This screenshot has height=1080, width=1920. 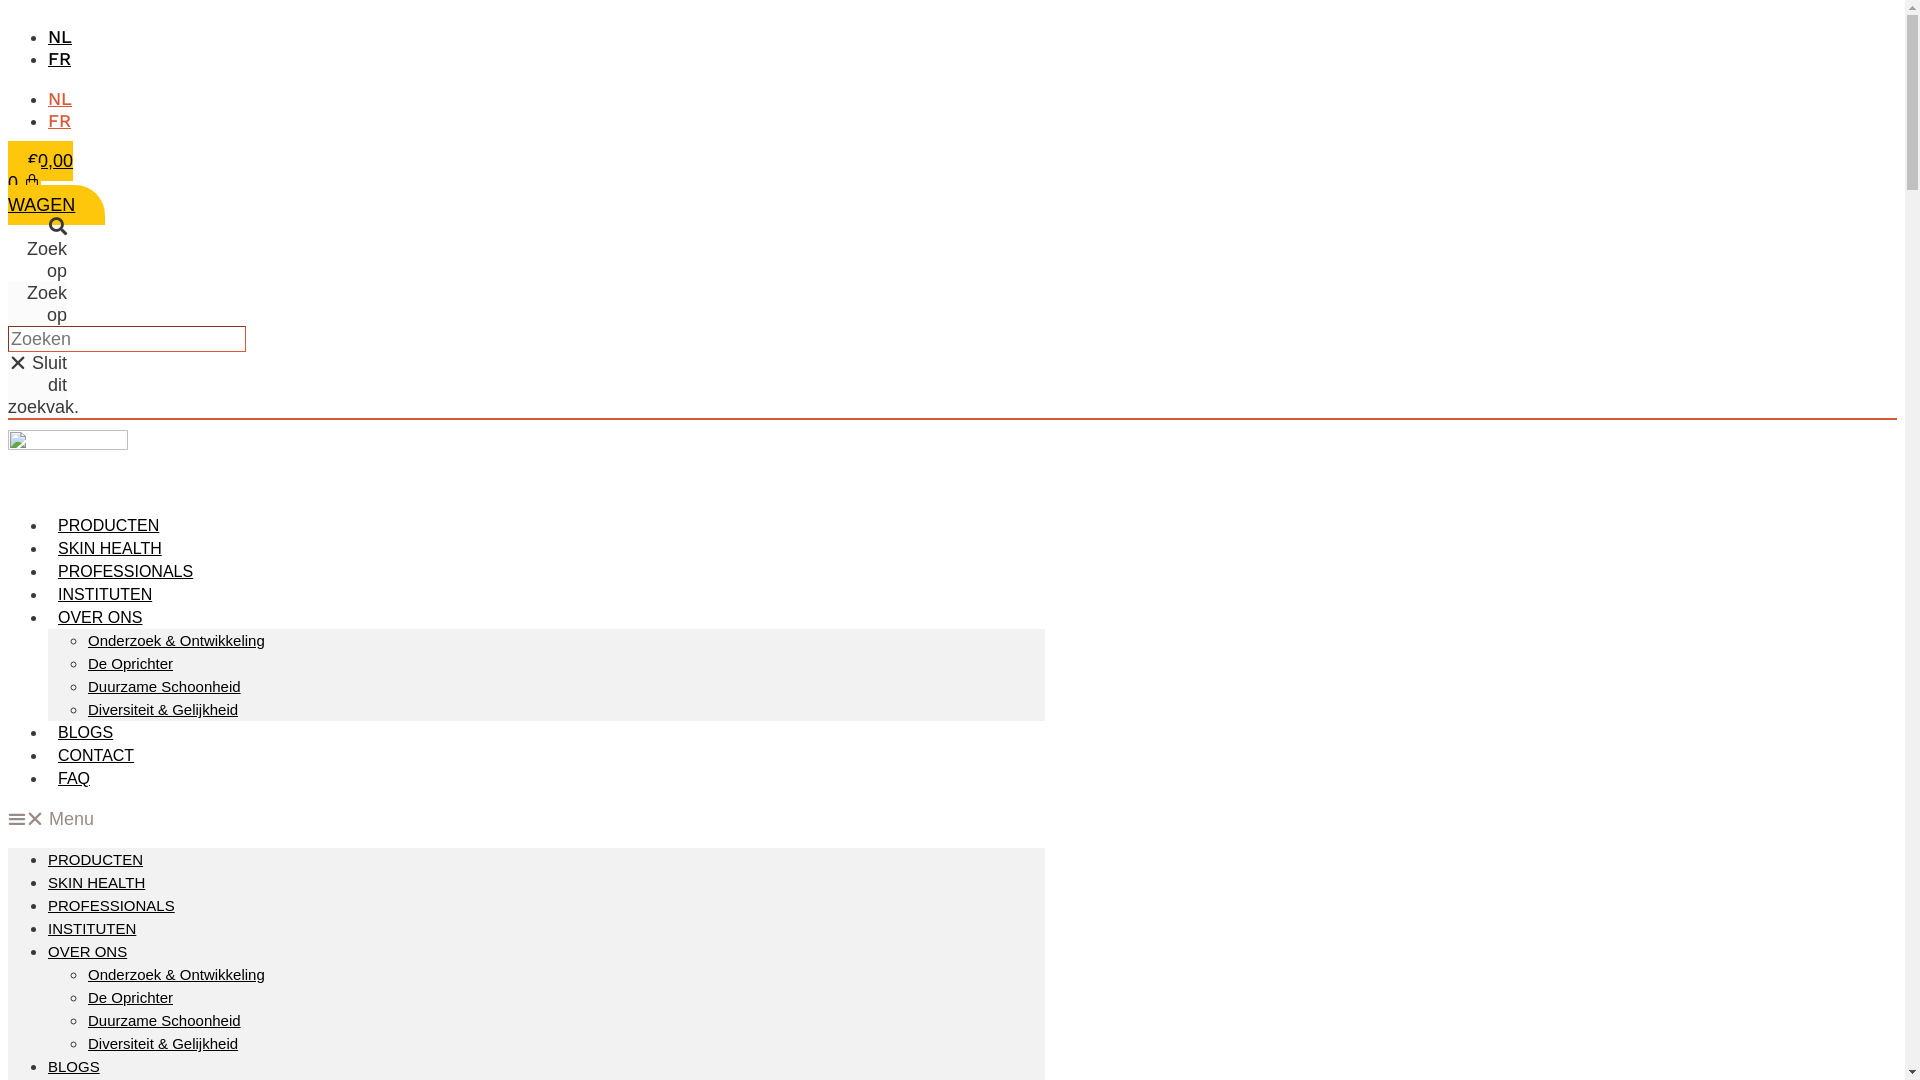 What do you see at coordinates (124, 571) in the screenshot?
I see `'PROFESSIONALS'` at bounding box center [124, 571].